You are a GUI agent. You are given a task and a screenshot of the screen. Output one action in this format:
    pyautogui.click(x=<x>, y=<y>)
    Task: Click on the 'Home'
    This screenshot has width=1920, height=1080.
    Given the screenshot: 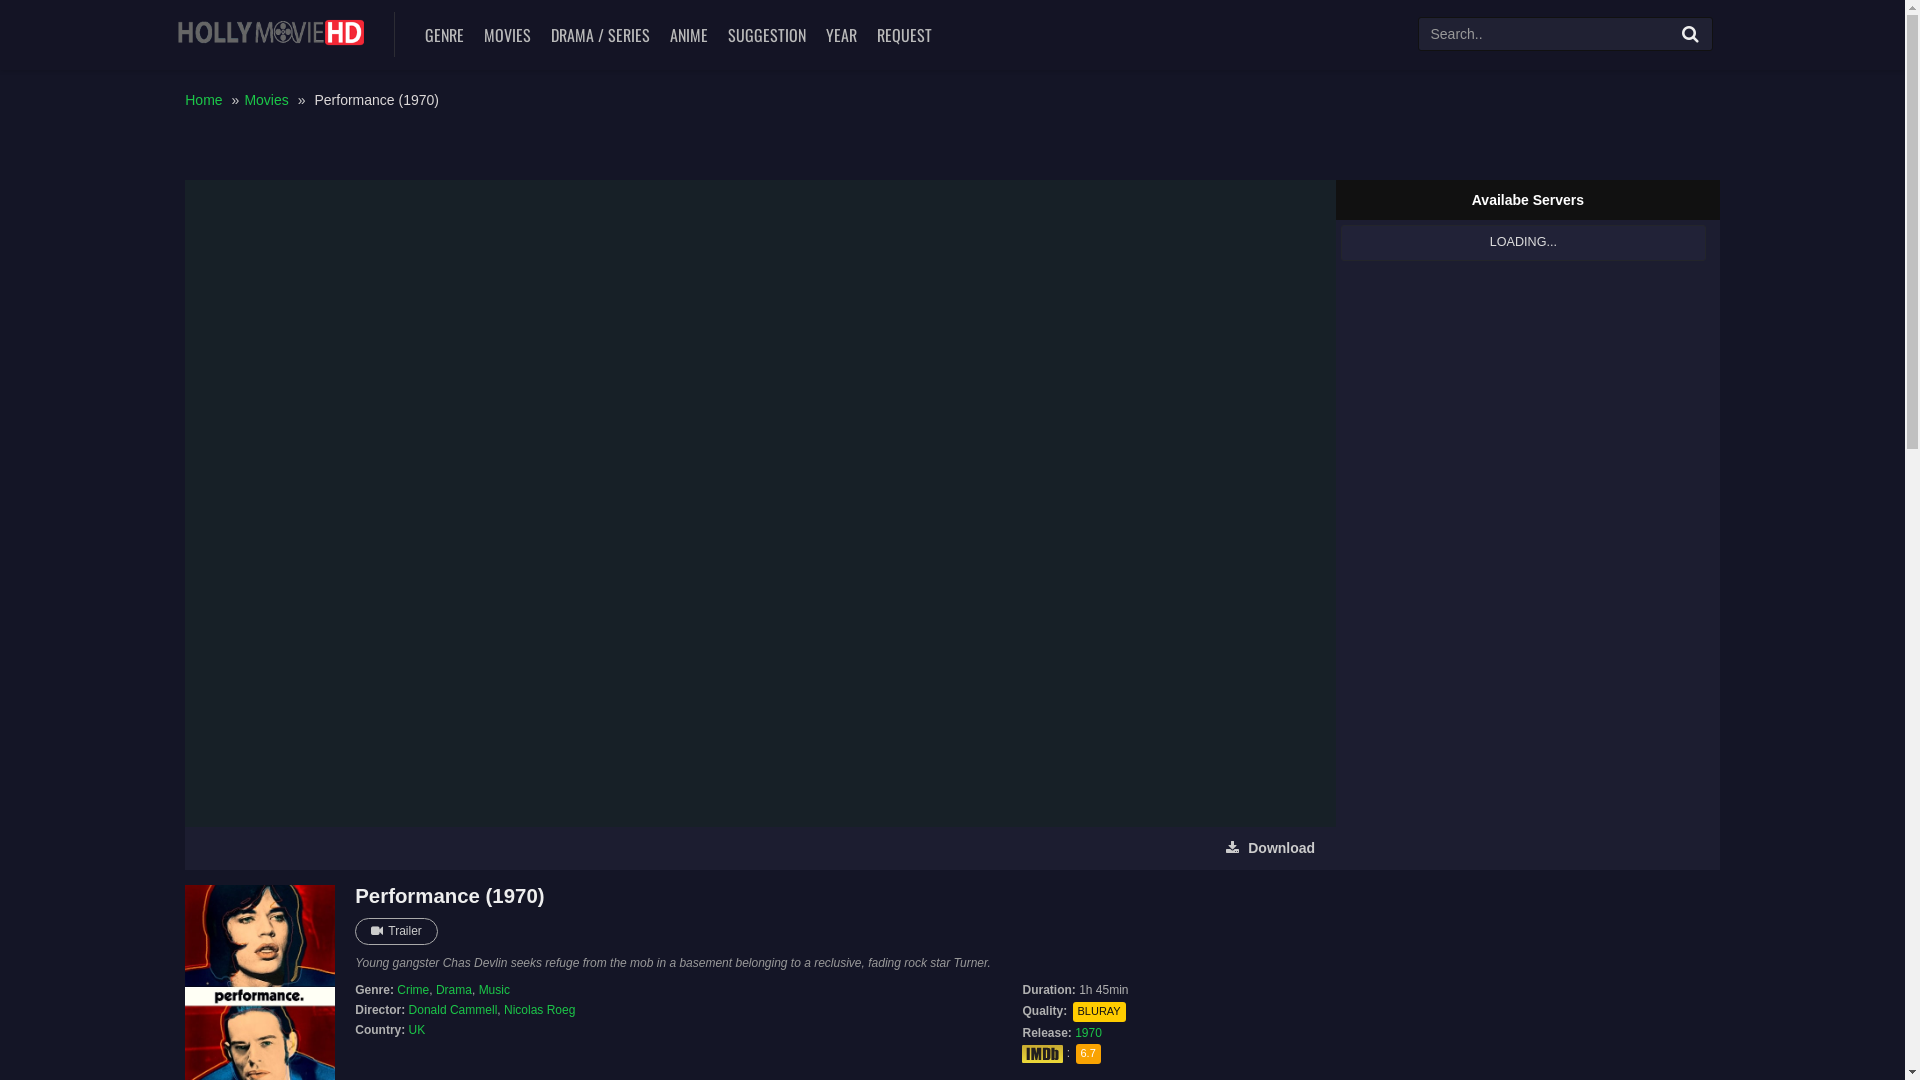 What is the action you would take?
    pyautogui.click(x=203, y=100)
    